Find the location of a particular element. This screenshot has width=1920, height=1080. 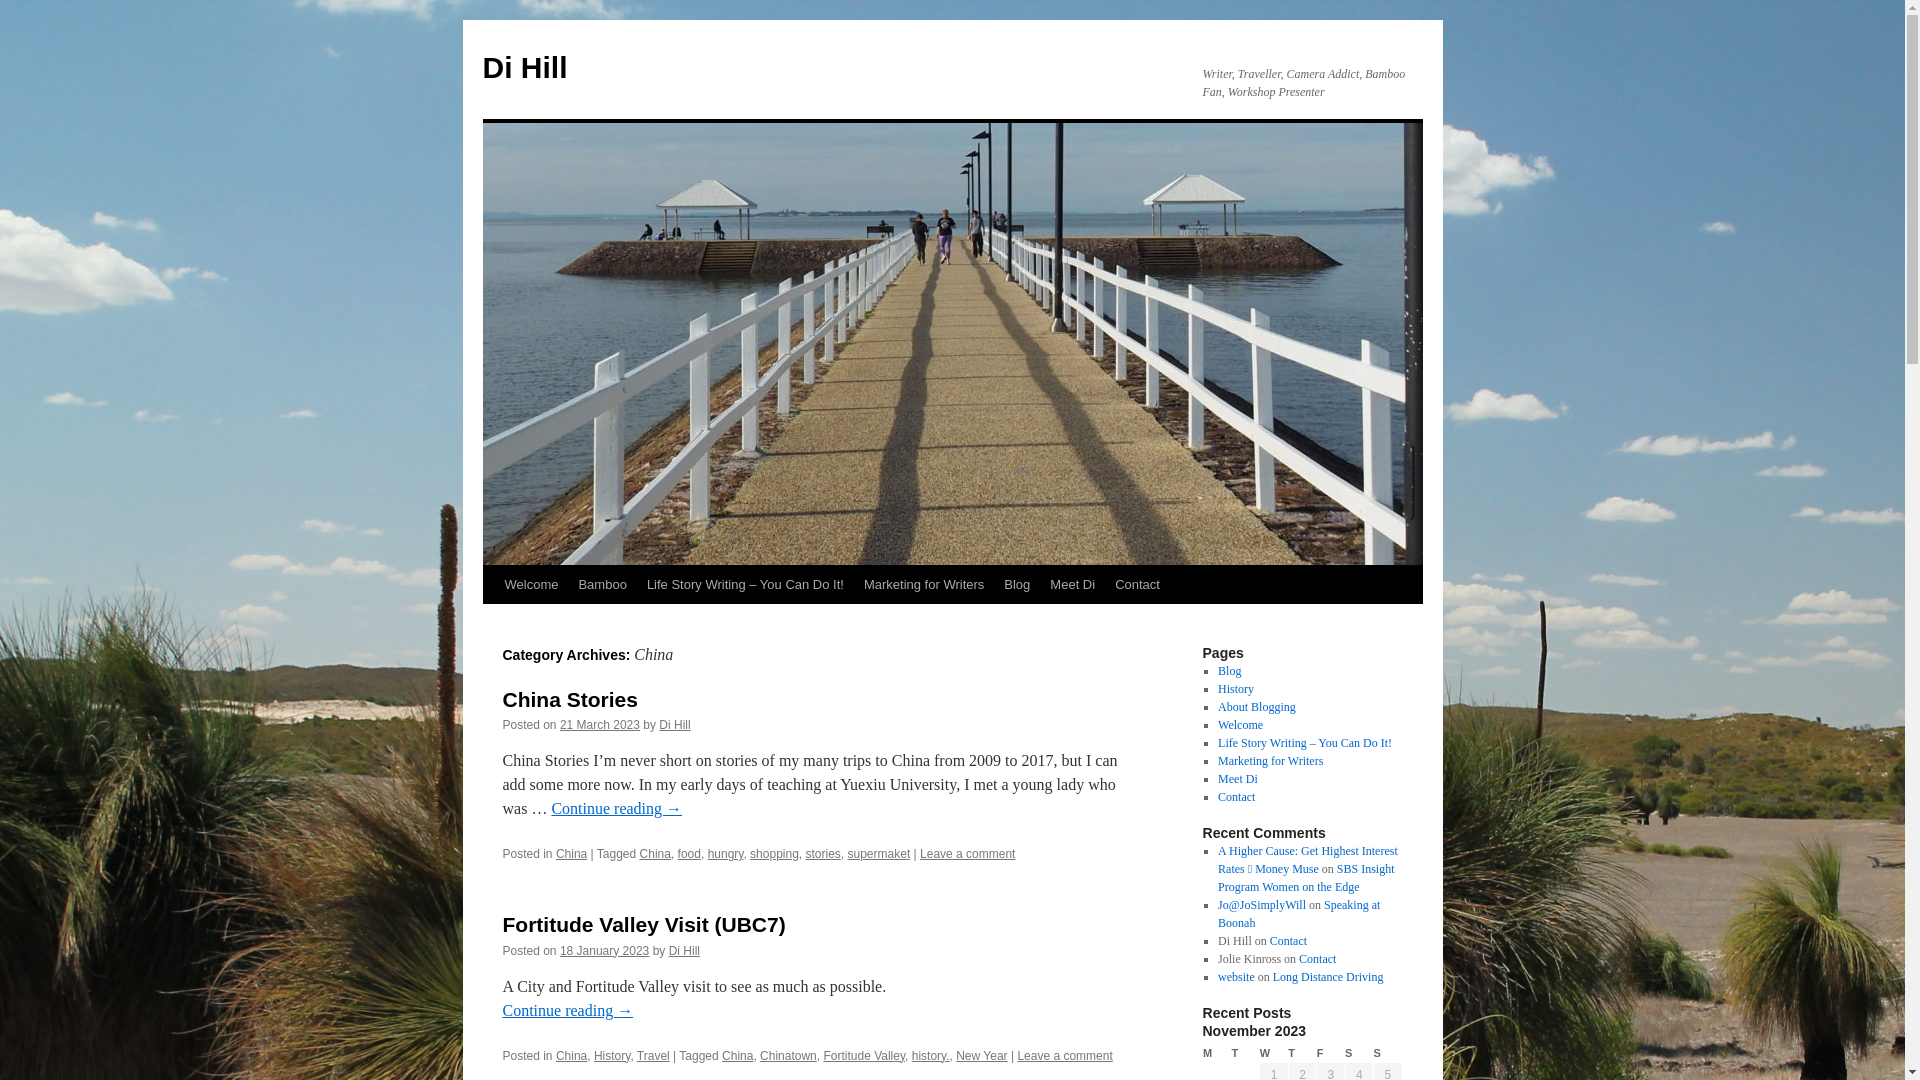

'hungry' is located at coordinates (724, 853).